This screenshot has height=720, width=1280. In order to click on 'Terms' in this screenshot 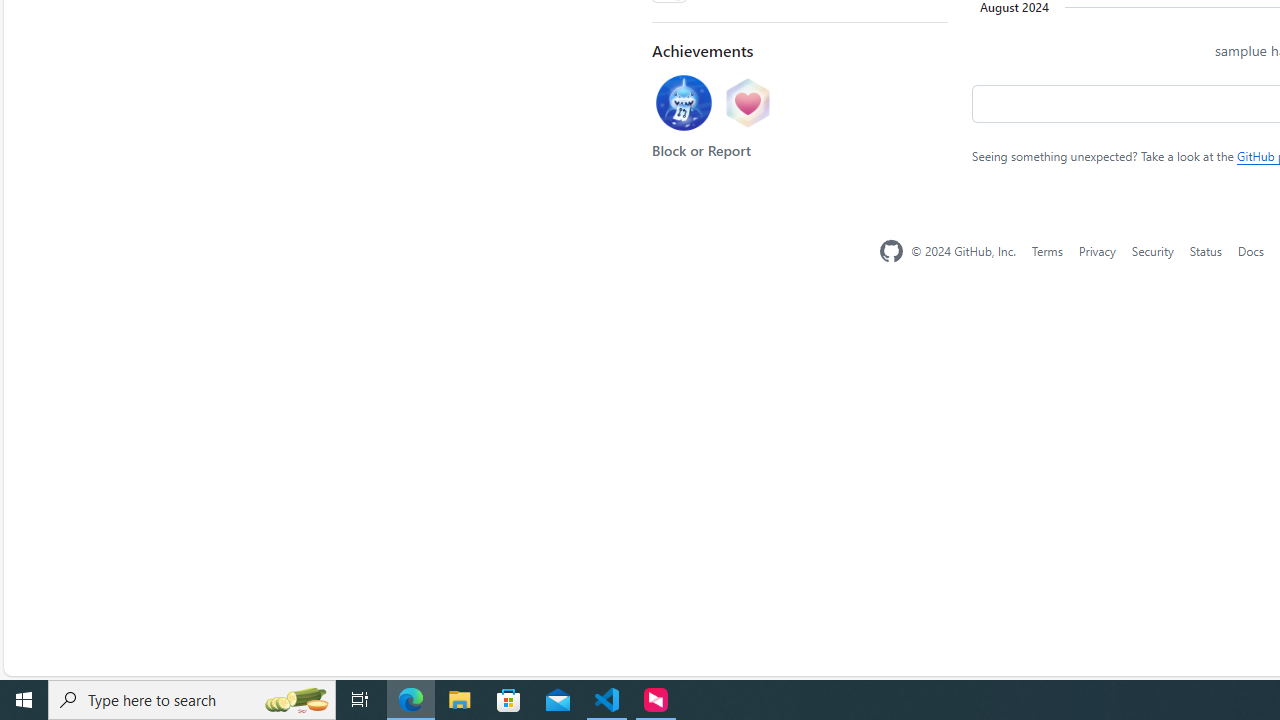, I will do `click(1045, 249)`.